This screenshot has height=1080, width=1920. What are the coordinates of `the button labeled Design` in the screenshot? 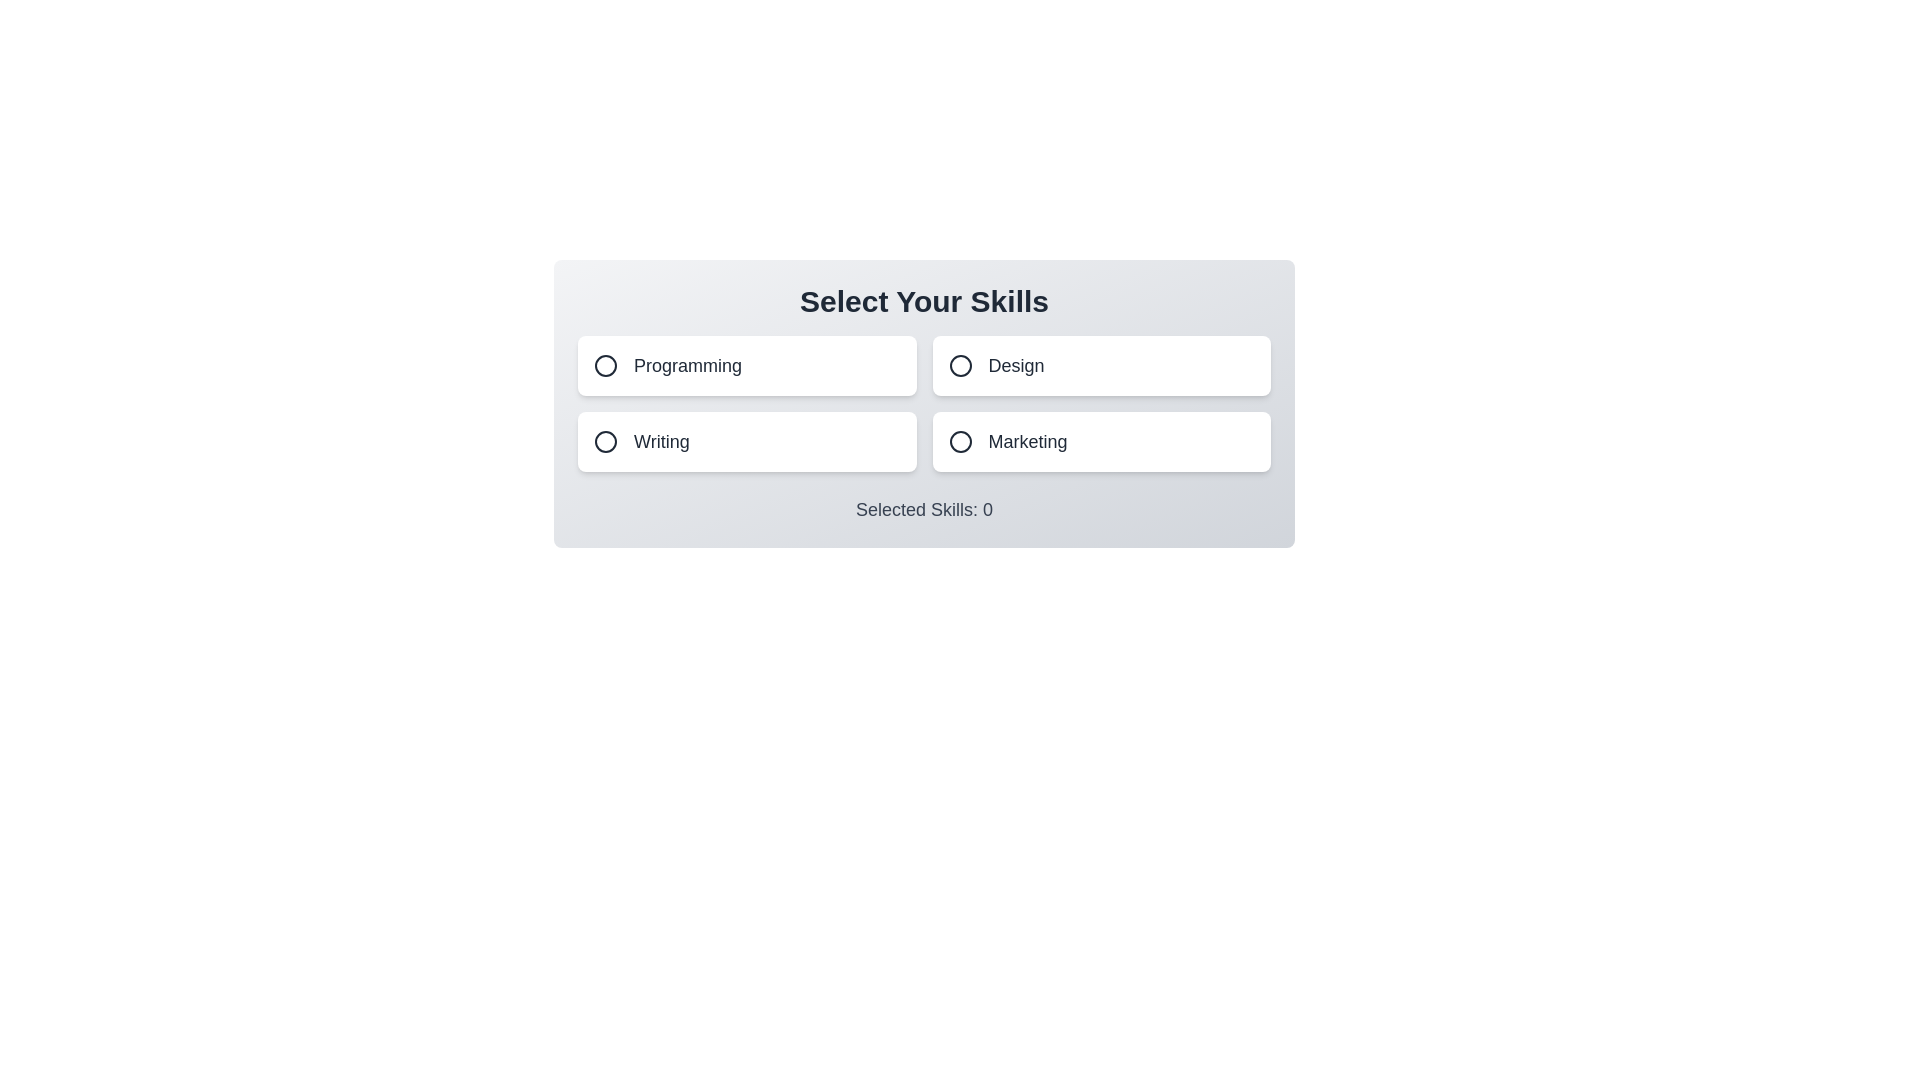 It's located at (1100, 366).